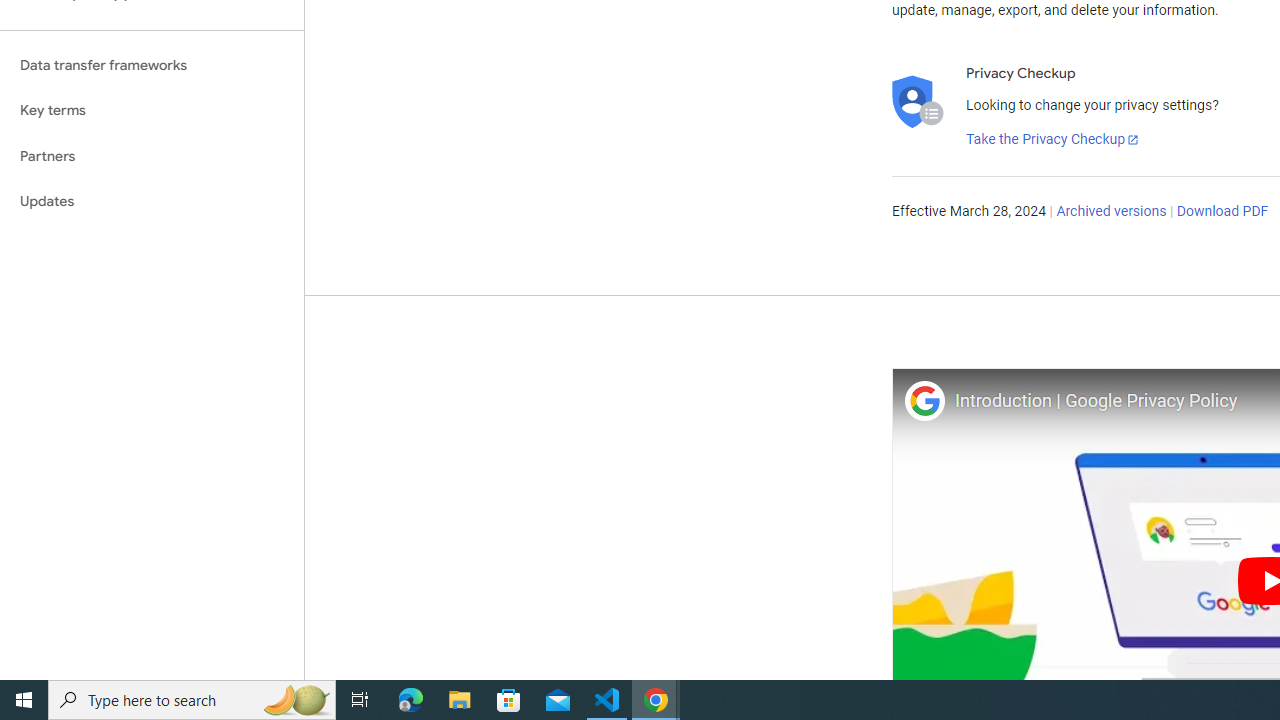 The width and height of the screenshot is (1280, 720). What do you see at coordinates (1052, 139) in the screenshot?
I see `'Take the Privacy Checkup'` at bounding box center [1052, 139].